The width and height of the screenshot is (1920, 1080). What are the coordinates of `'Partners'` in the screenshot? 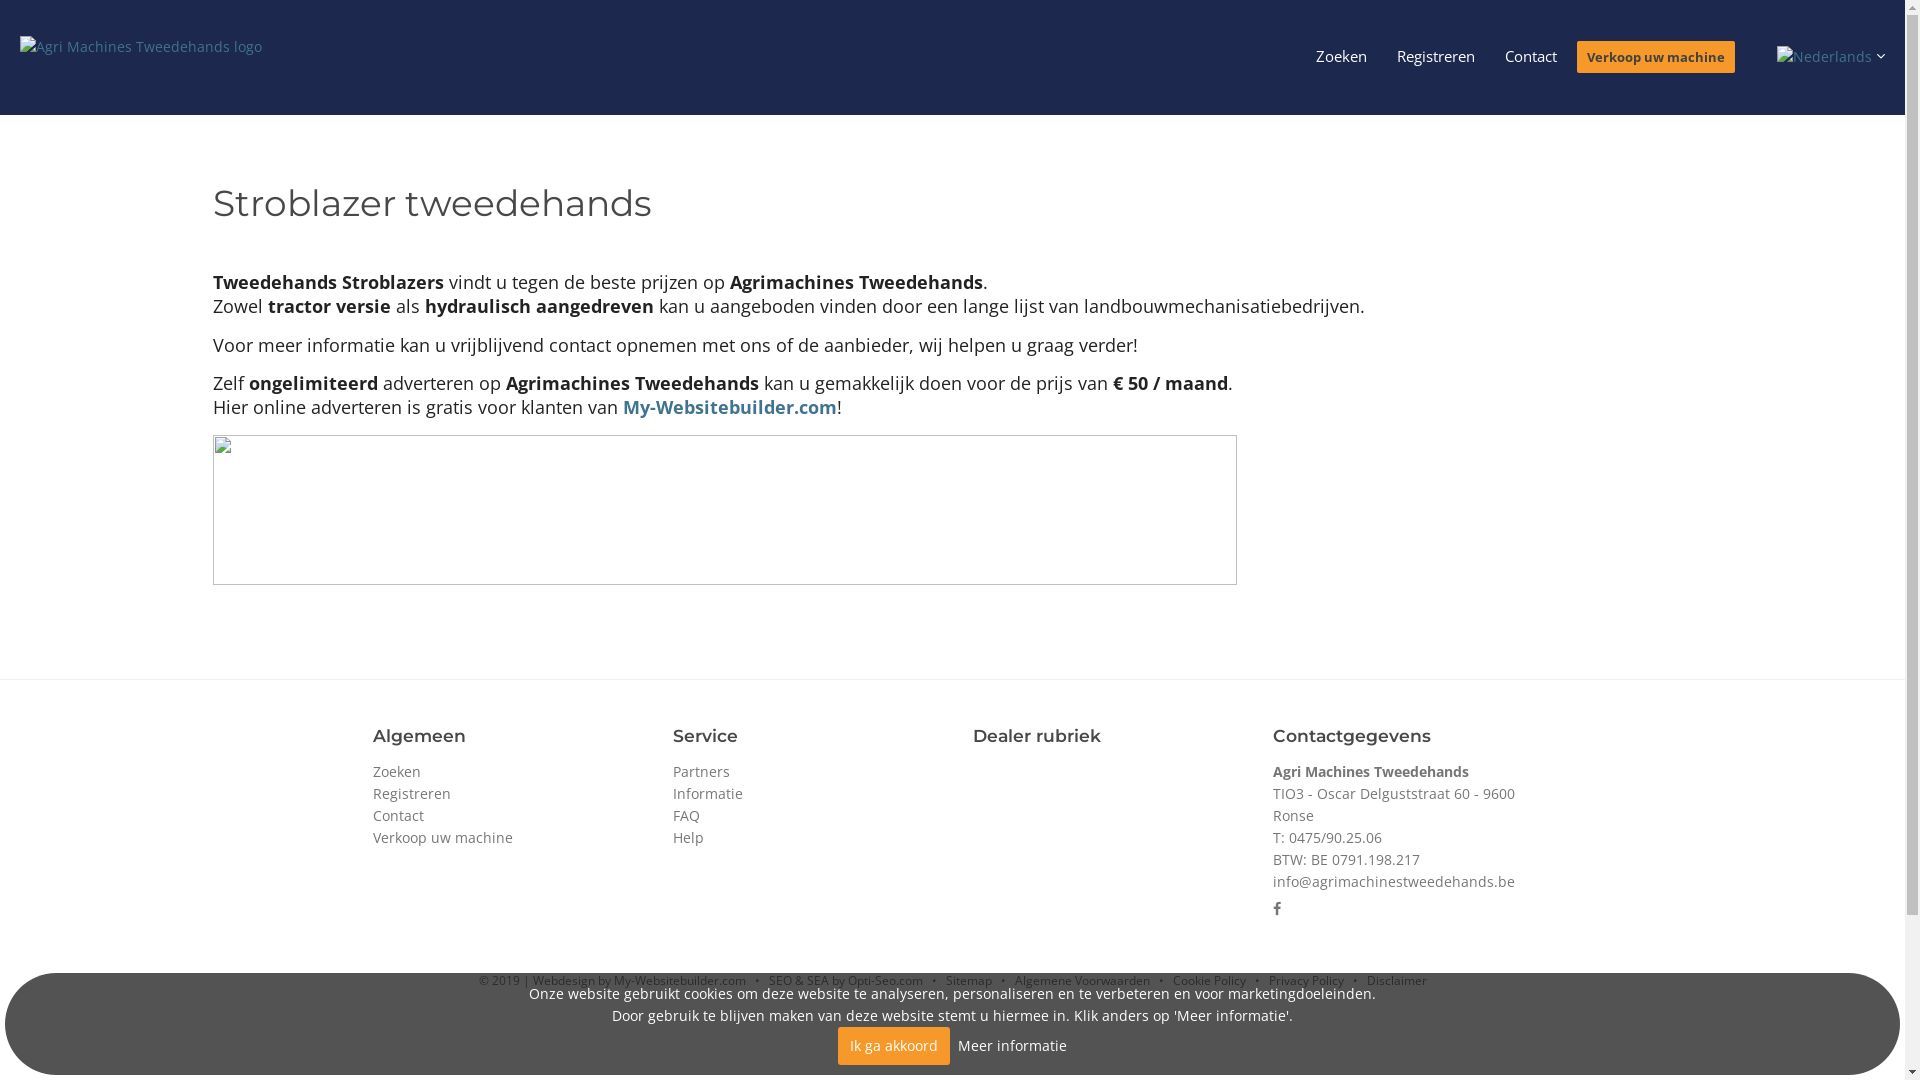 It's located at (700, 770).